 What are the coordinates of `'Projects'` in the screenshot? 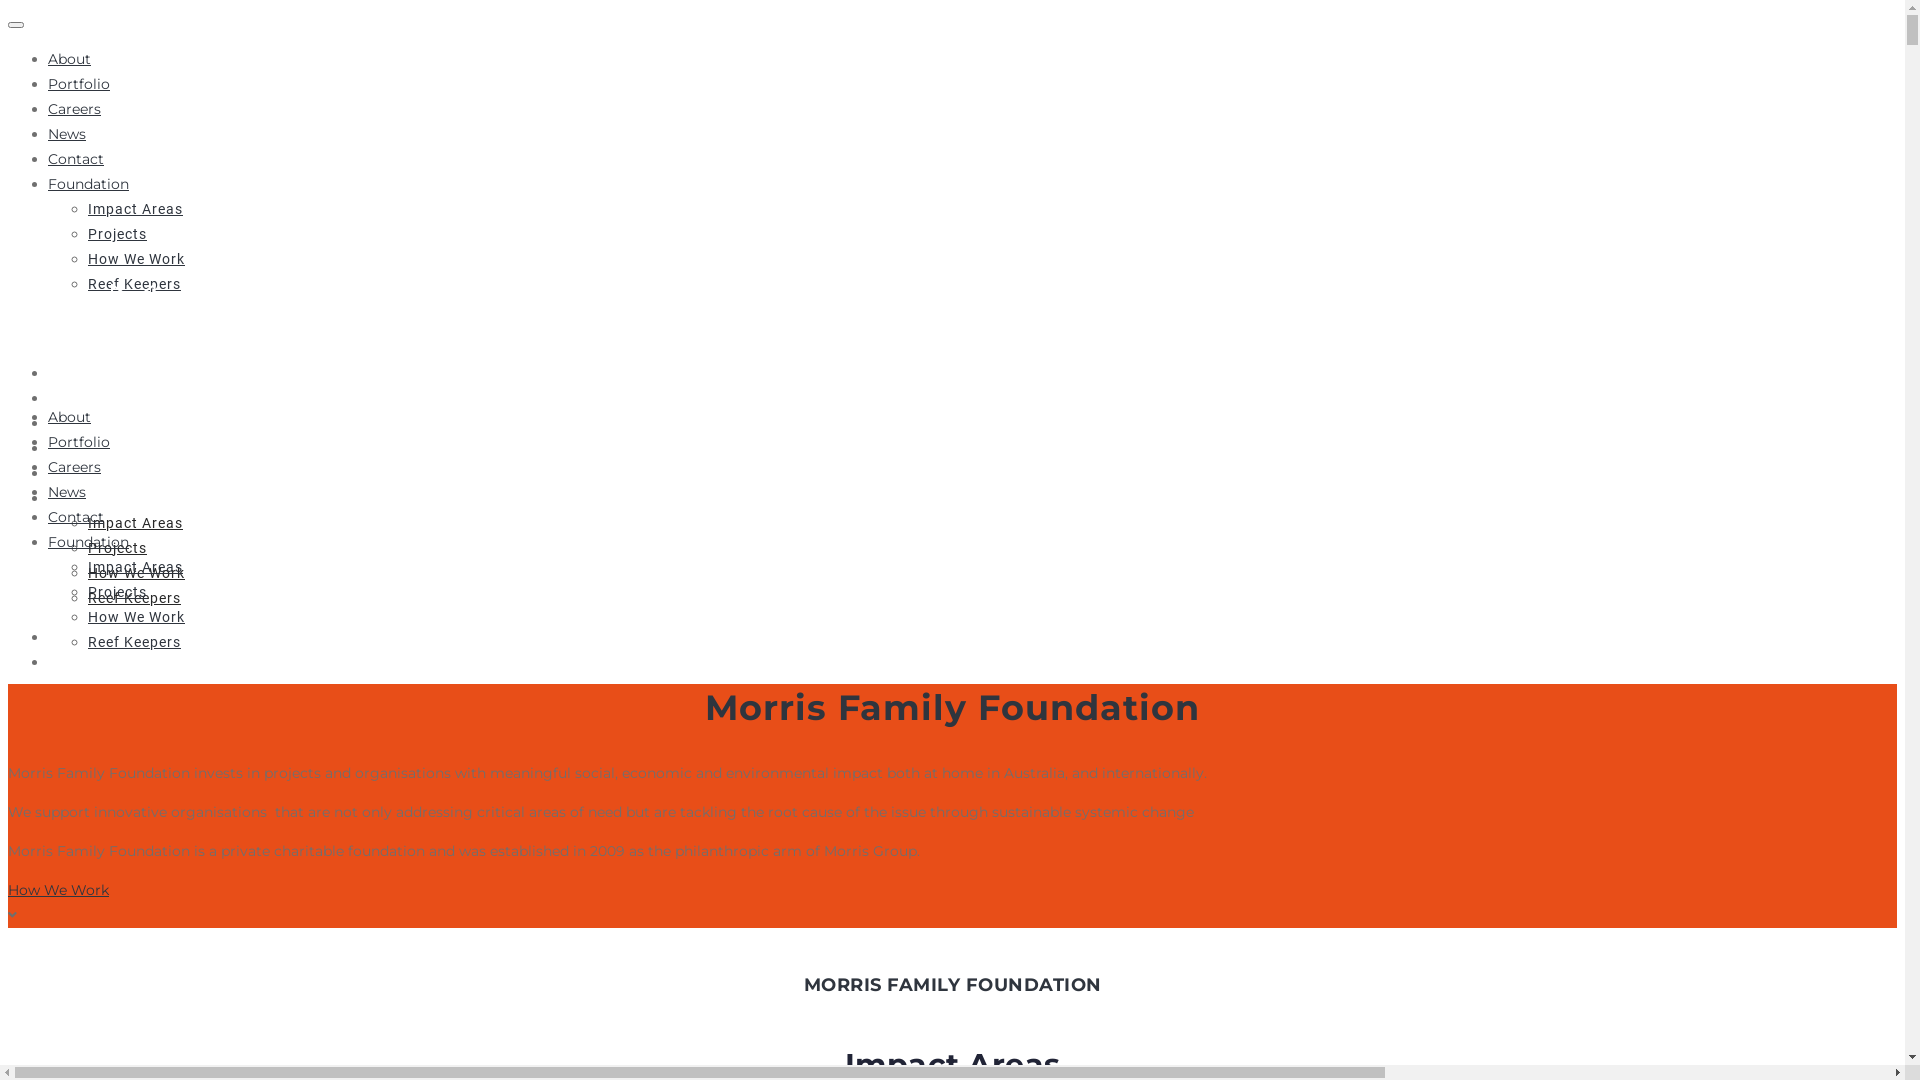 It's located at (86, 233).